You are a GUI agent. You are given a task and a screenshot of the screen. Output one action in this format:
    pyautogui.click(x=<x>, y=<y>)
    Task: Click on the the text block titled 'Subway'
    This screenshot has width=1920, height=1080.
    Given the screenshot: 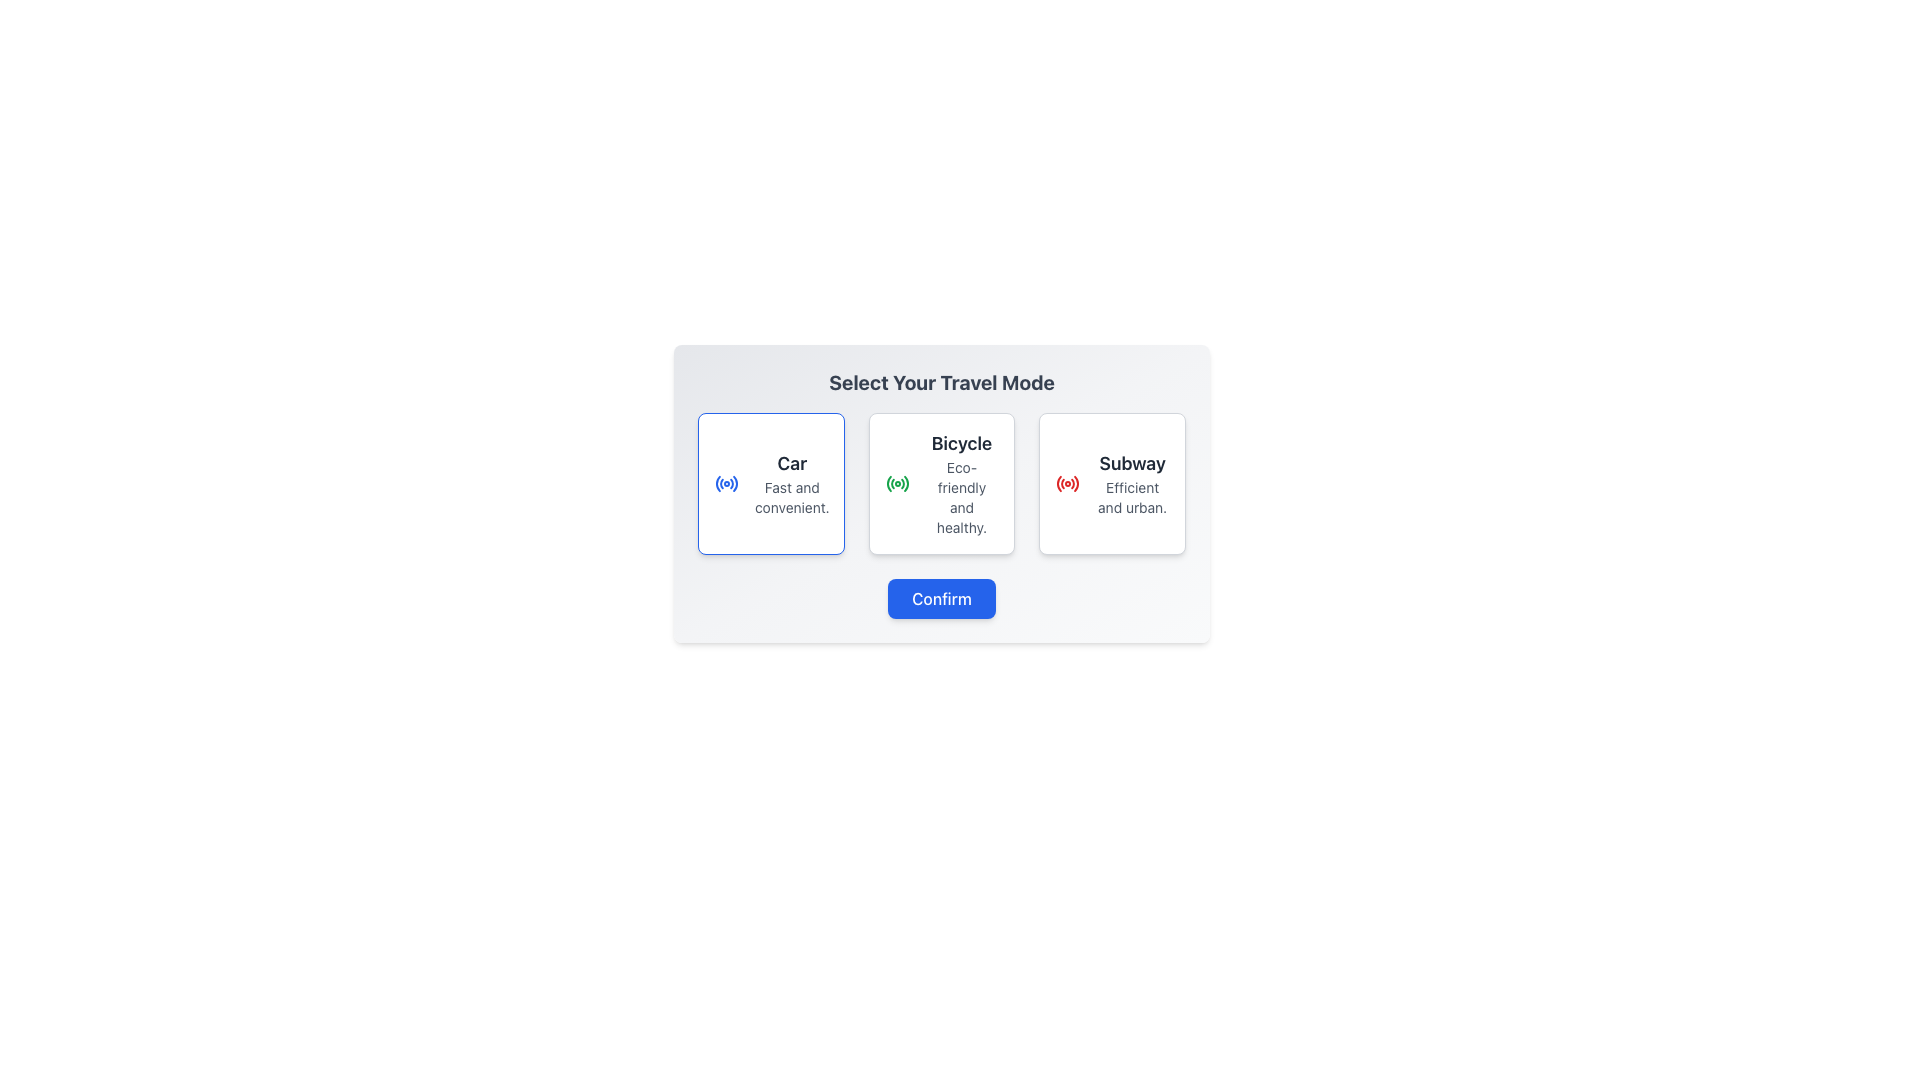 What is the action you would take?
    pyautogui.click(x=1132, y=483)
    